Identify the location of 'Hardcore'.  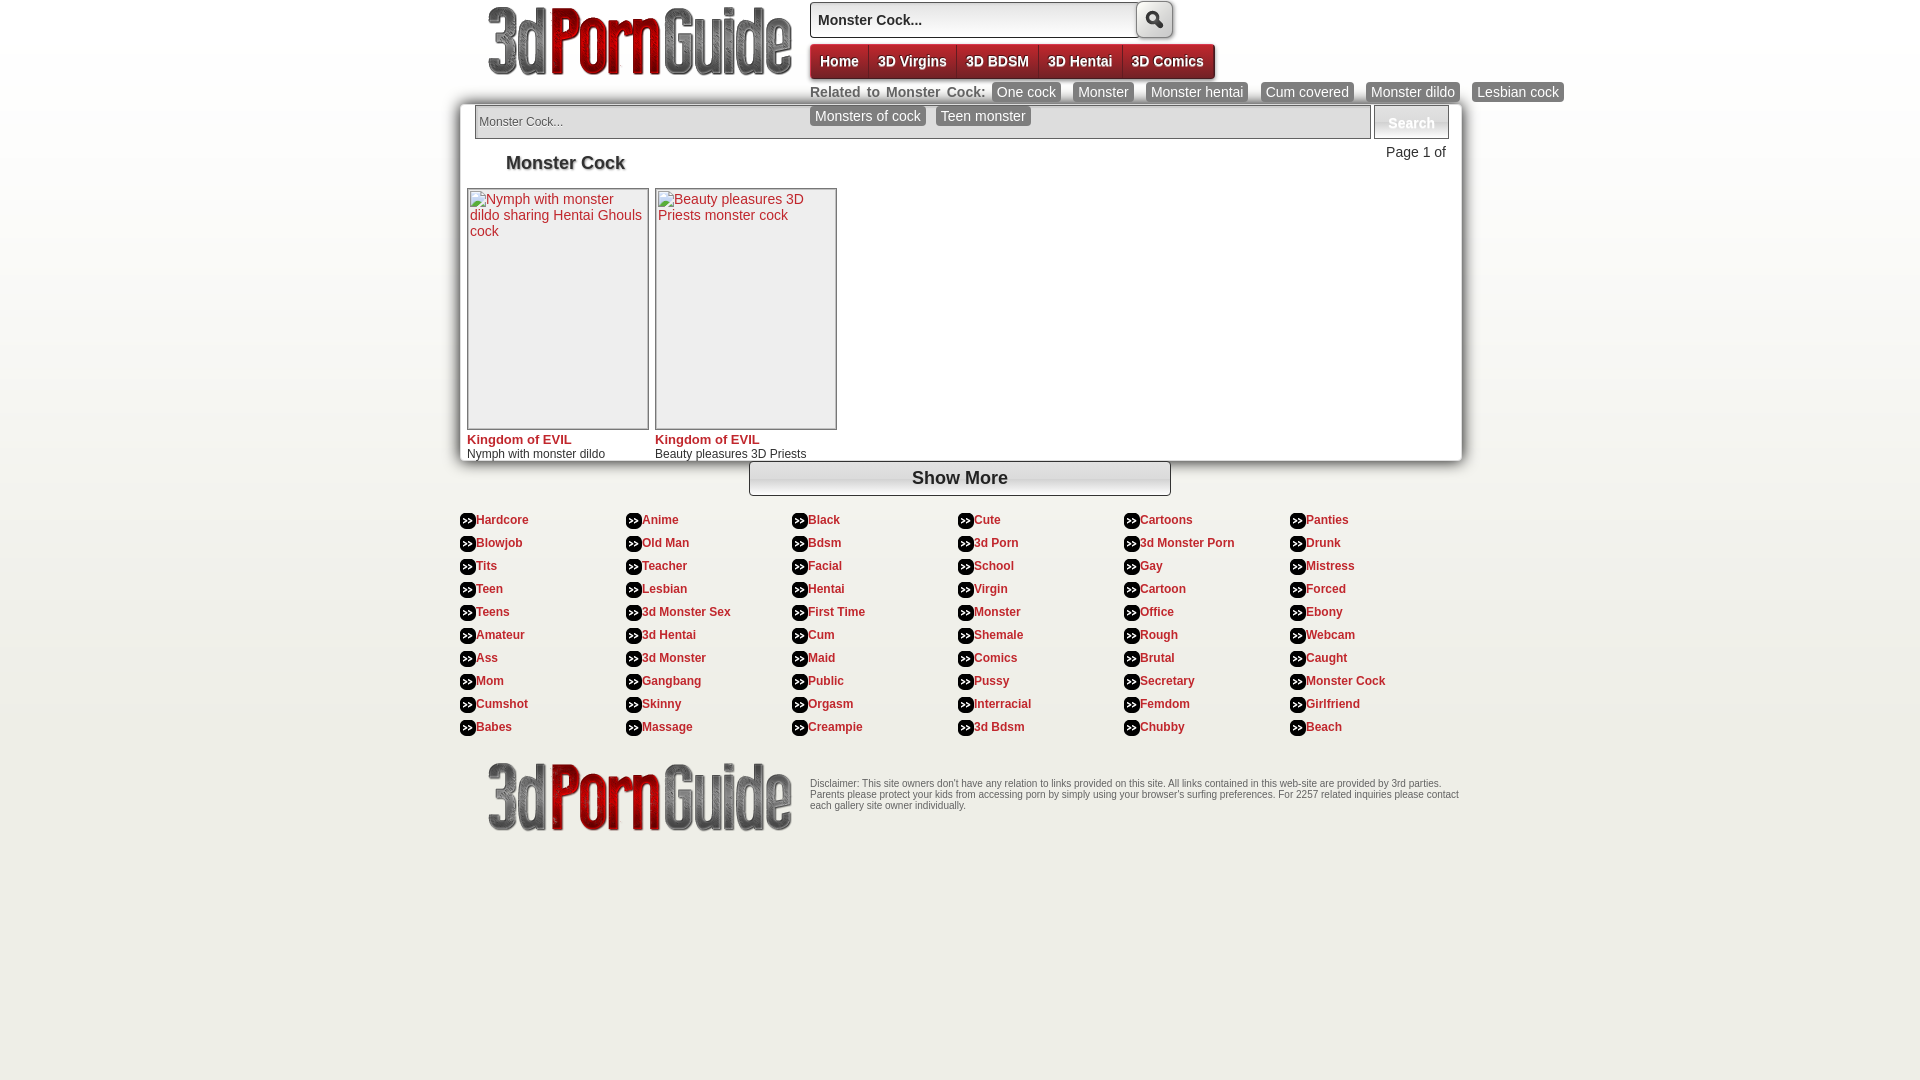
(502, 519).